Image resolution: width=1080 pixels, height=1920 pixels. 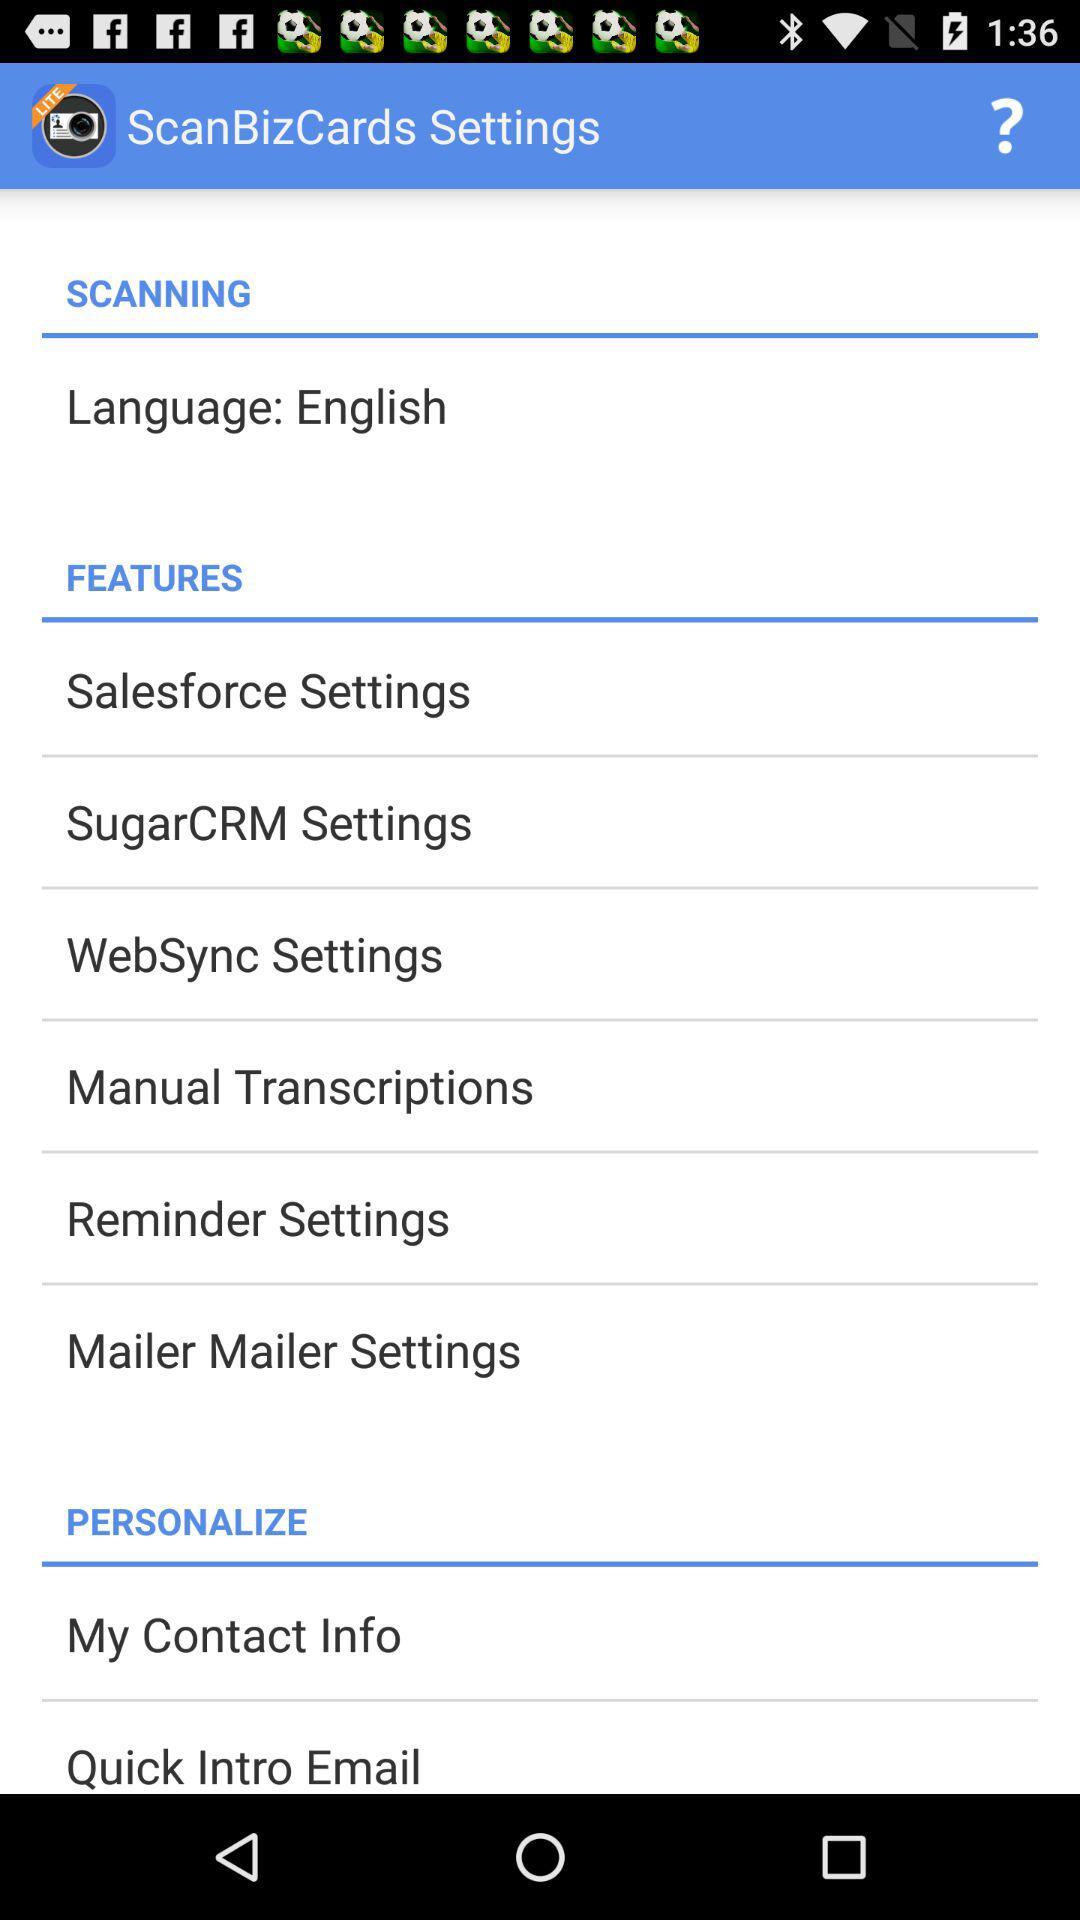 What do you see at coordinates (73, 124) in the screenshot?
I see `the camera icon` at bounding box center [73, 124].